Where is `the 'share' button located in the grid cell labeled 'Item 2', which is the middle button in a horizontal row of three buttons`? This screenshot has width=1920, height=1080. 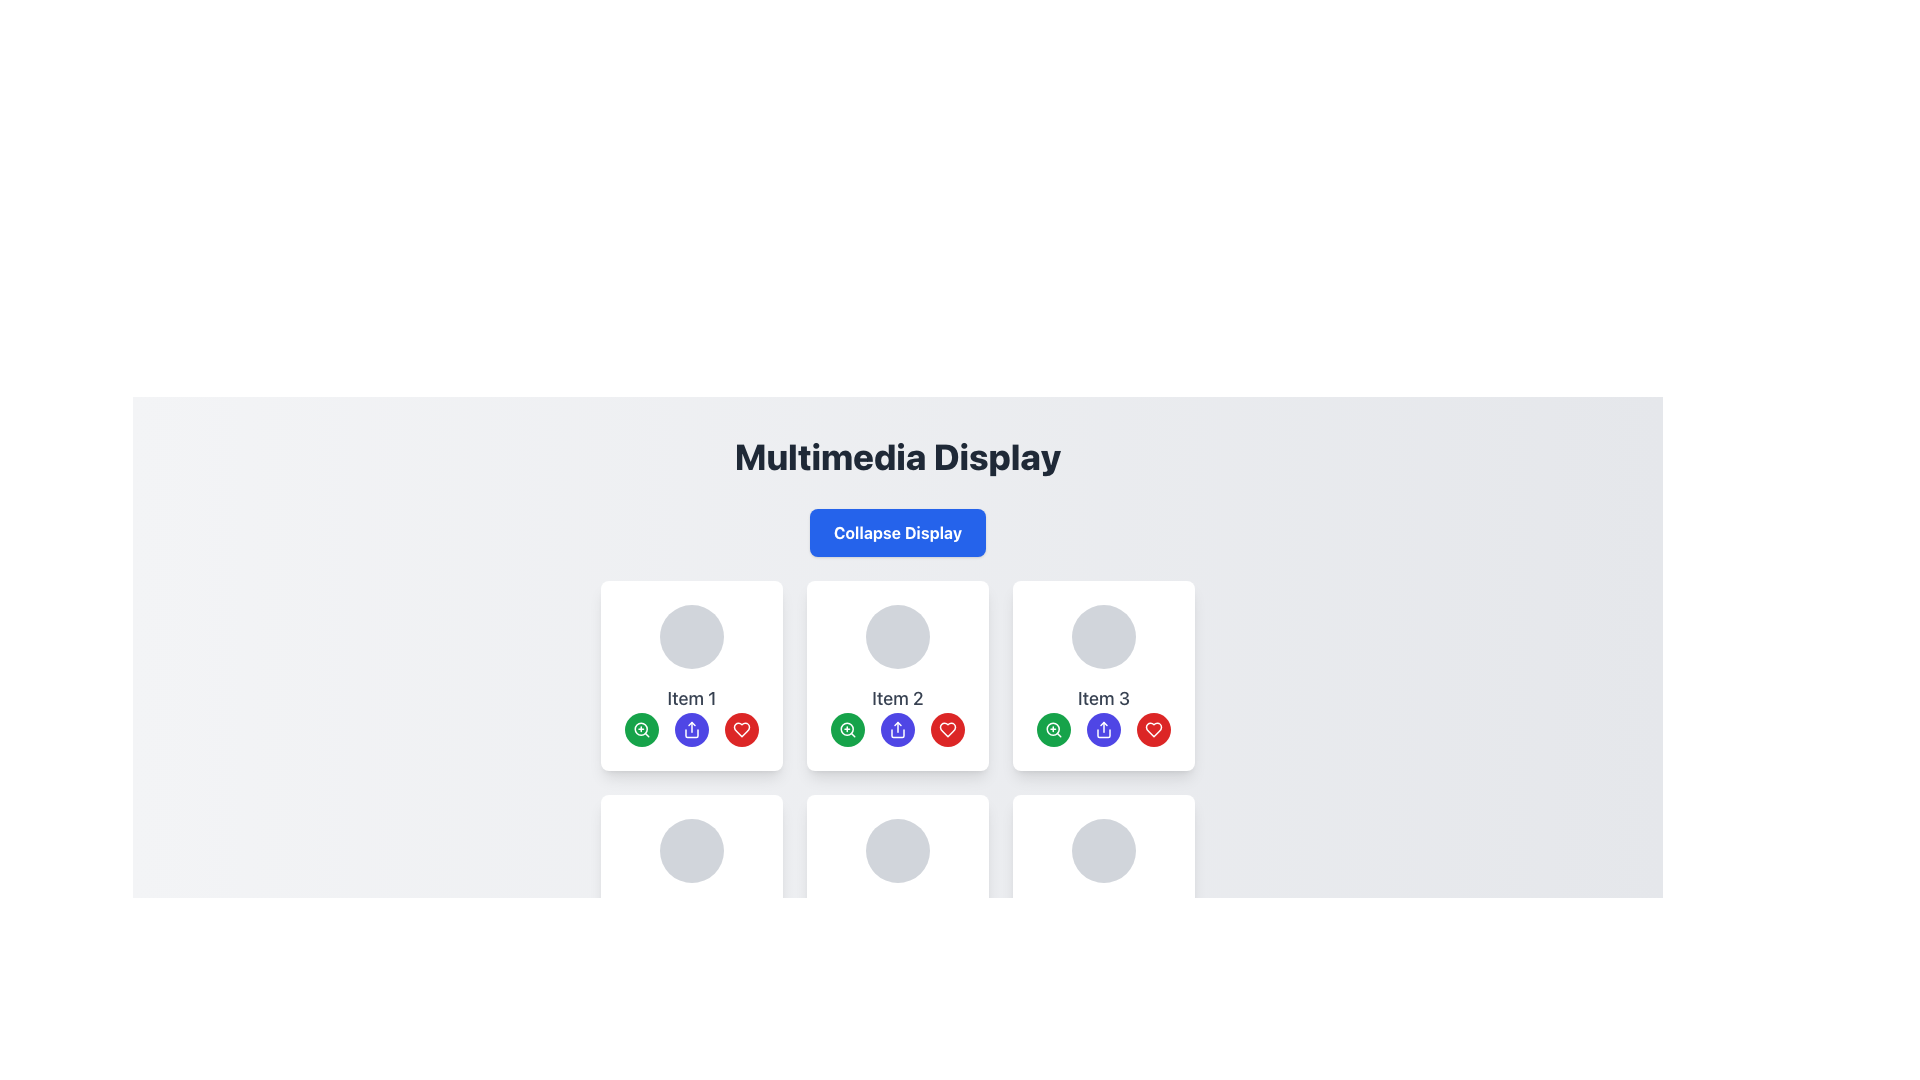
the 'share' button located in the grid cell labeled 'Item 2', which is the middle button in a horizontal row of three buttons is located at coordinates (896, 729).